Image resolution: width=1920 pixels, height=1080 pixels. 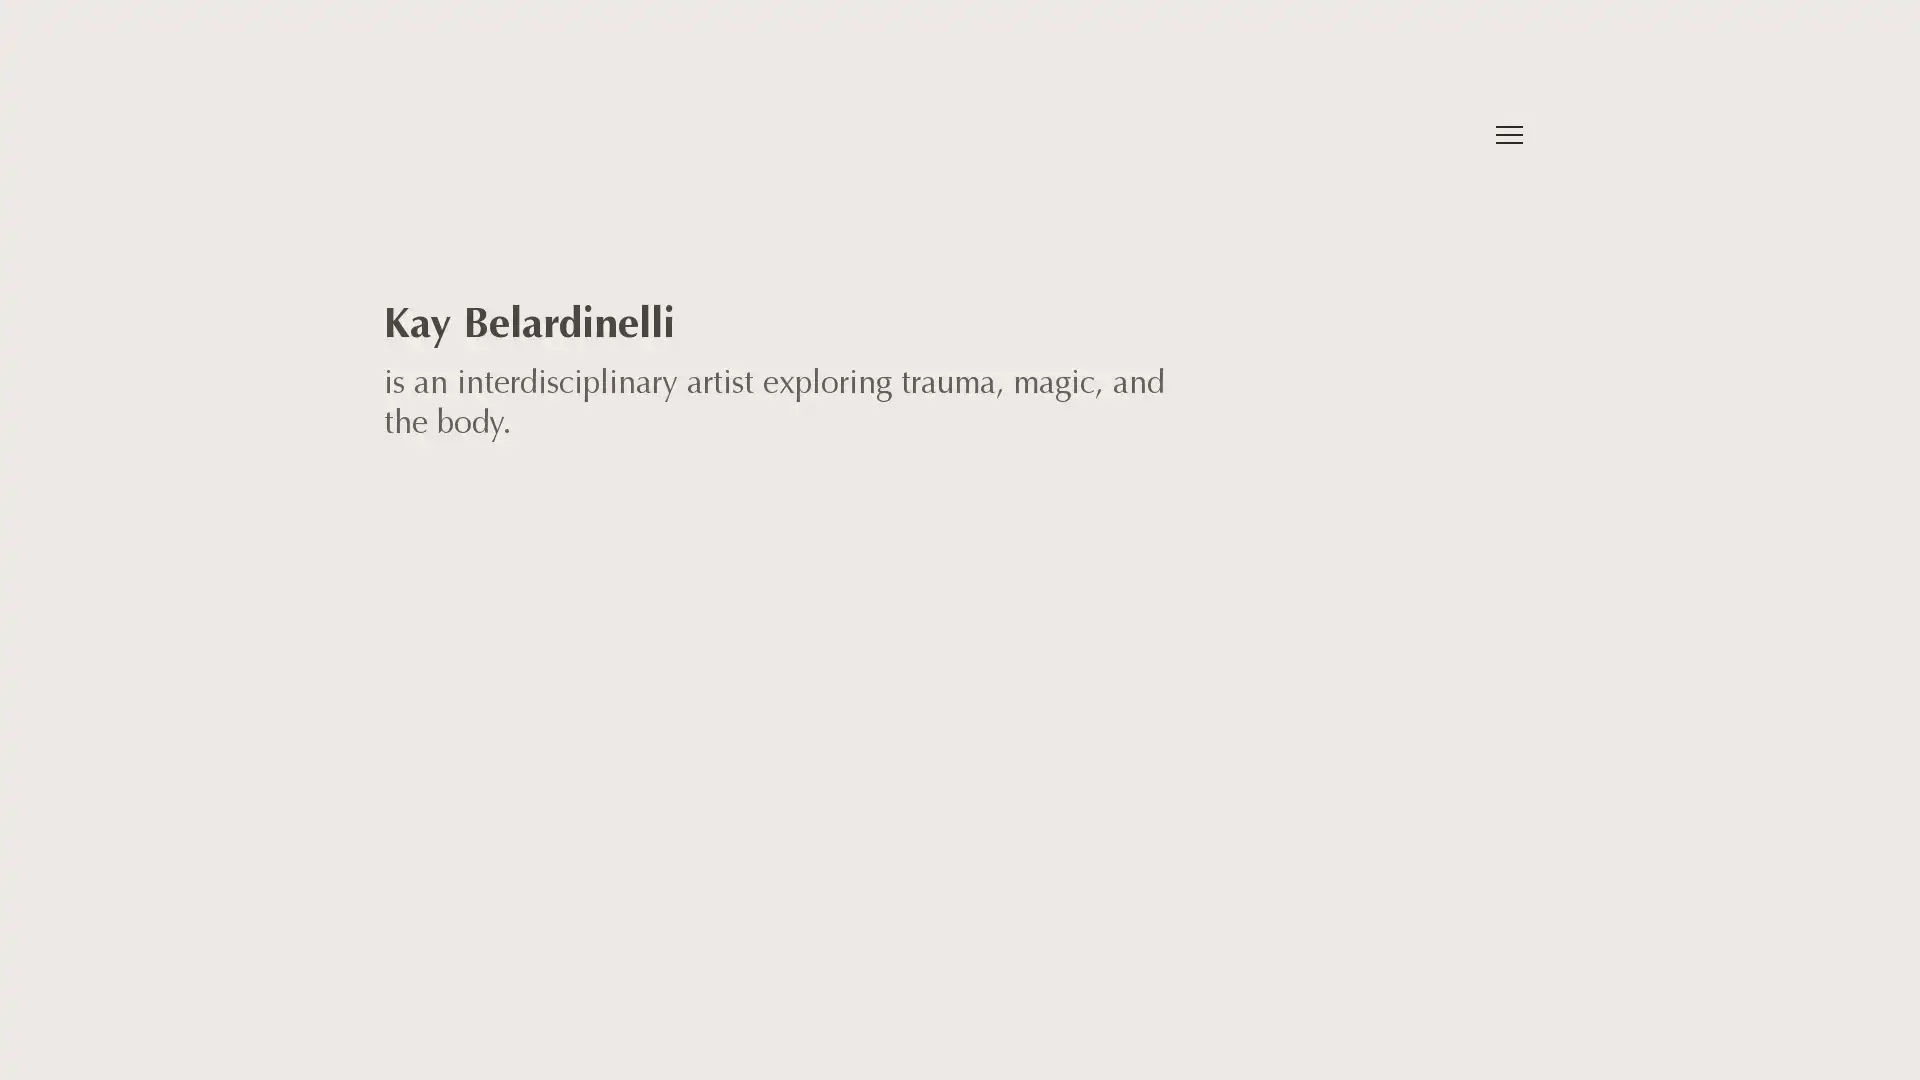 I want to click on Toggle Menu, so click(x=1508, y=135).